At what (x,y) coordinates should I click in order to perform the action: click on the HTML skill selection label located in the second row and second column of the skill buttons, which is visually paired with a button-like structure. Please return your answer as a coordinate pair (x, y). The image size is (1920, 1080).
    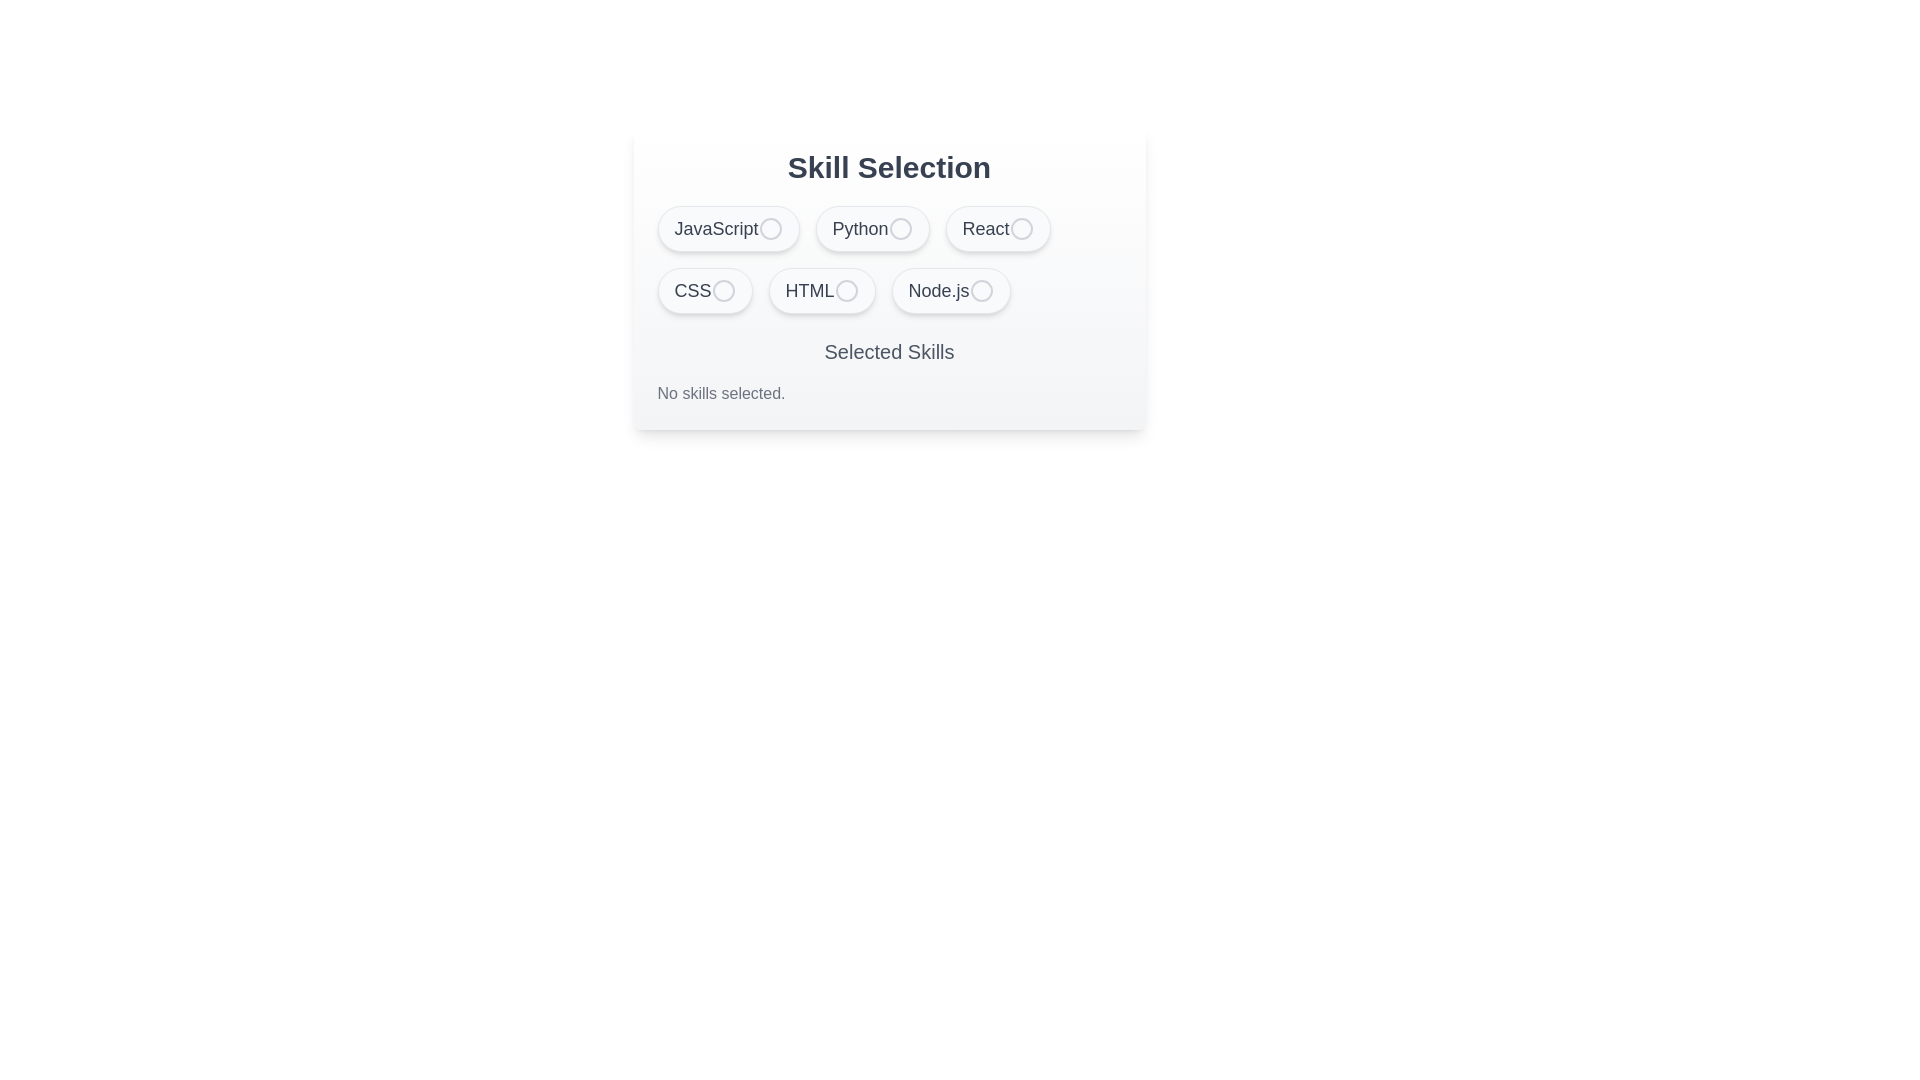
    Looking at the image, I should click on (810, 290).